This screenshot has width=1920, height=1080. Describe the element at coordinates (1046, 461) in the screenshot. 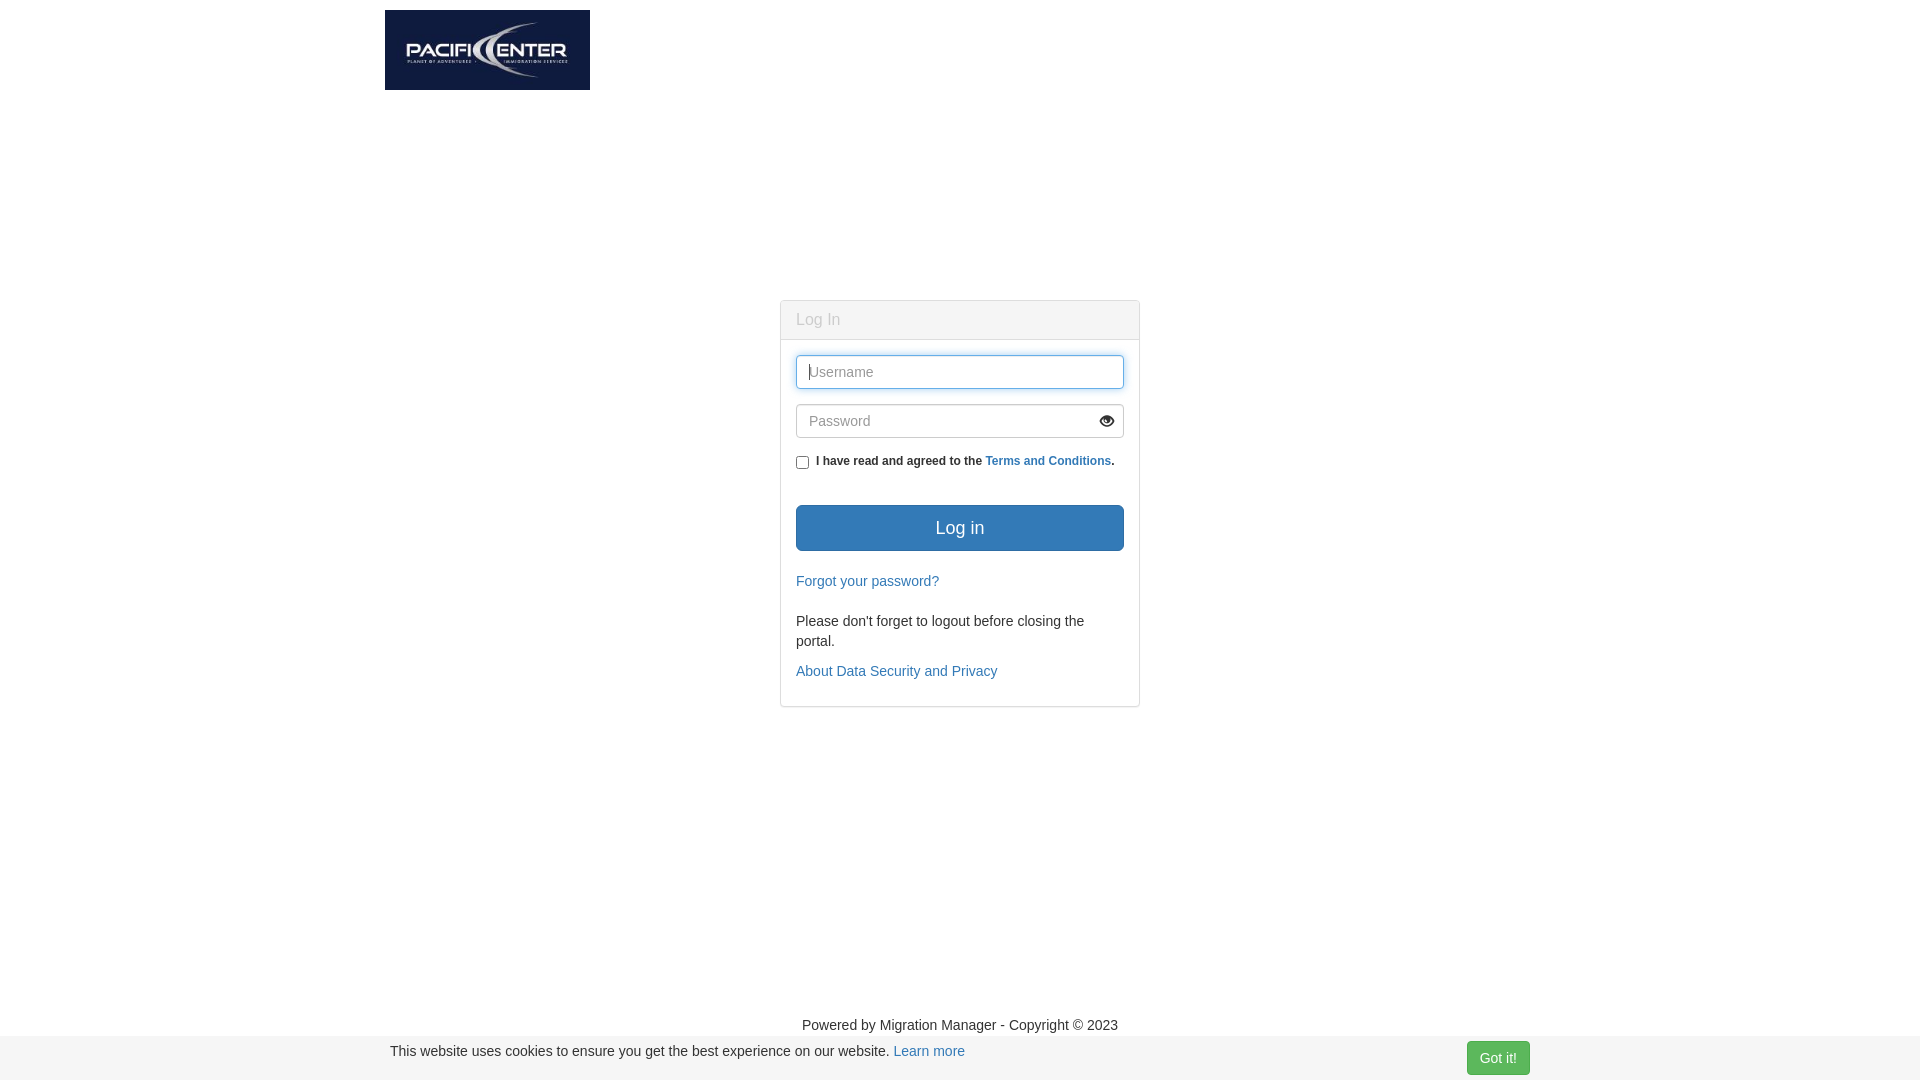

I see `'Terms and Conditions'` at that location.